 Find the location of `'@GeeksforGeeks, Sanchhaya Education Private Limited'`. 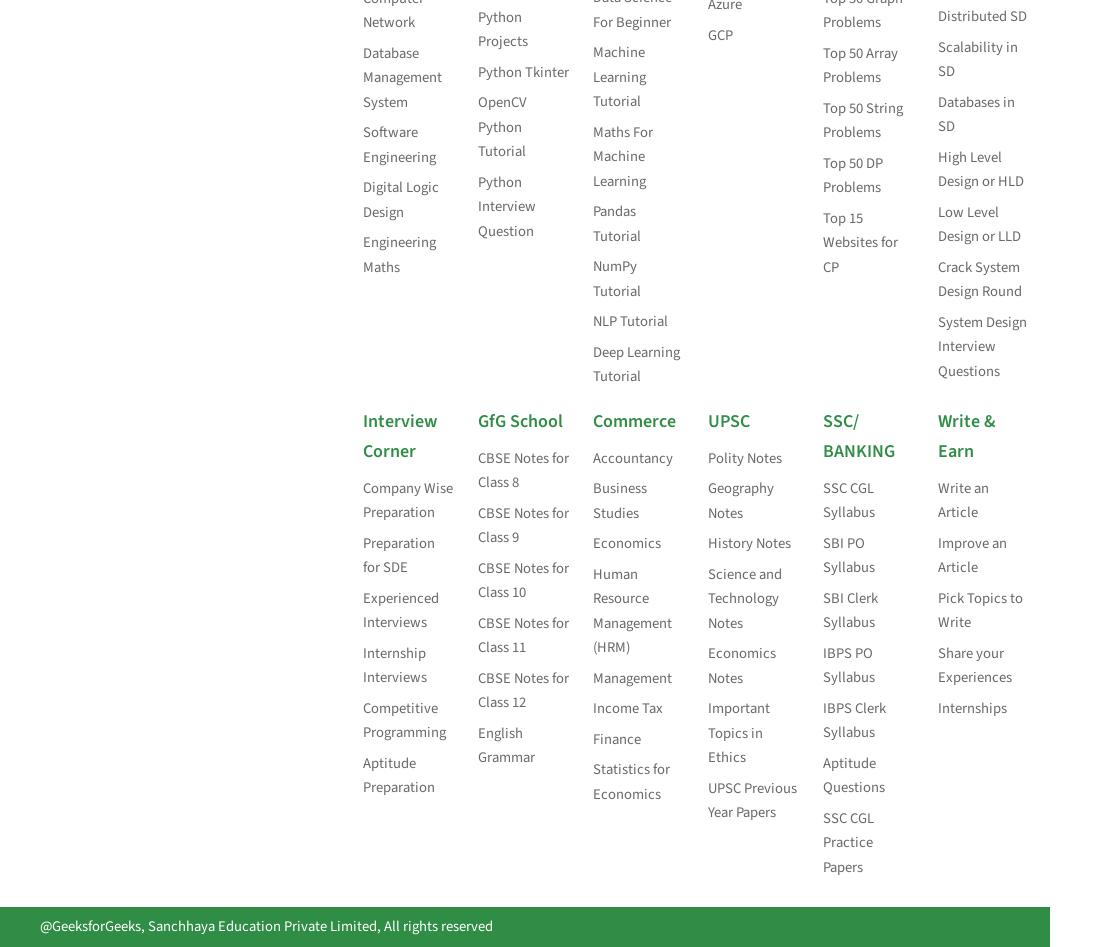

'@GeeksforGeeks, Sanchhaya Education Private Limited' is located at coordinates (208, 924).